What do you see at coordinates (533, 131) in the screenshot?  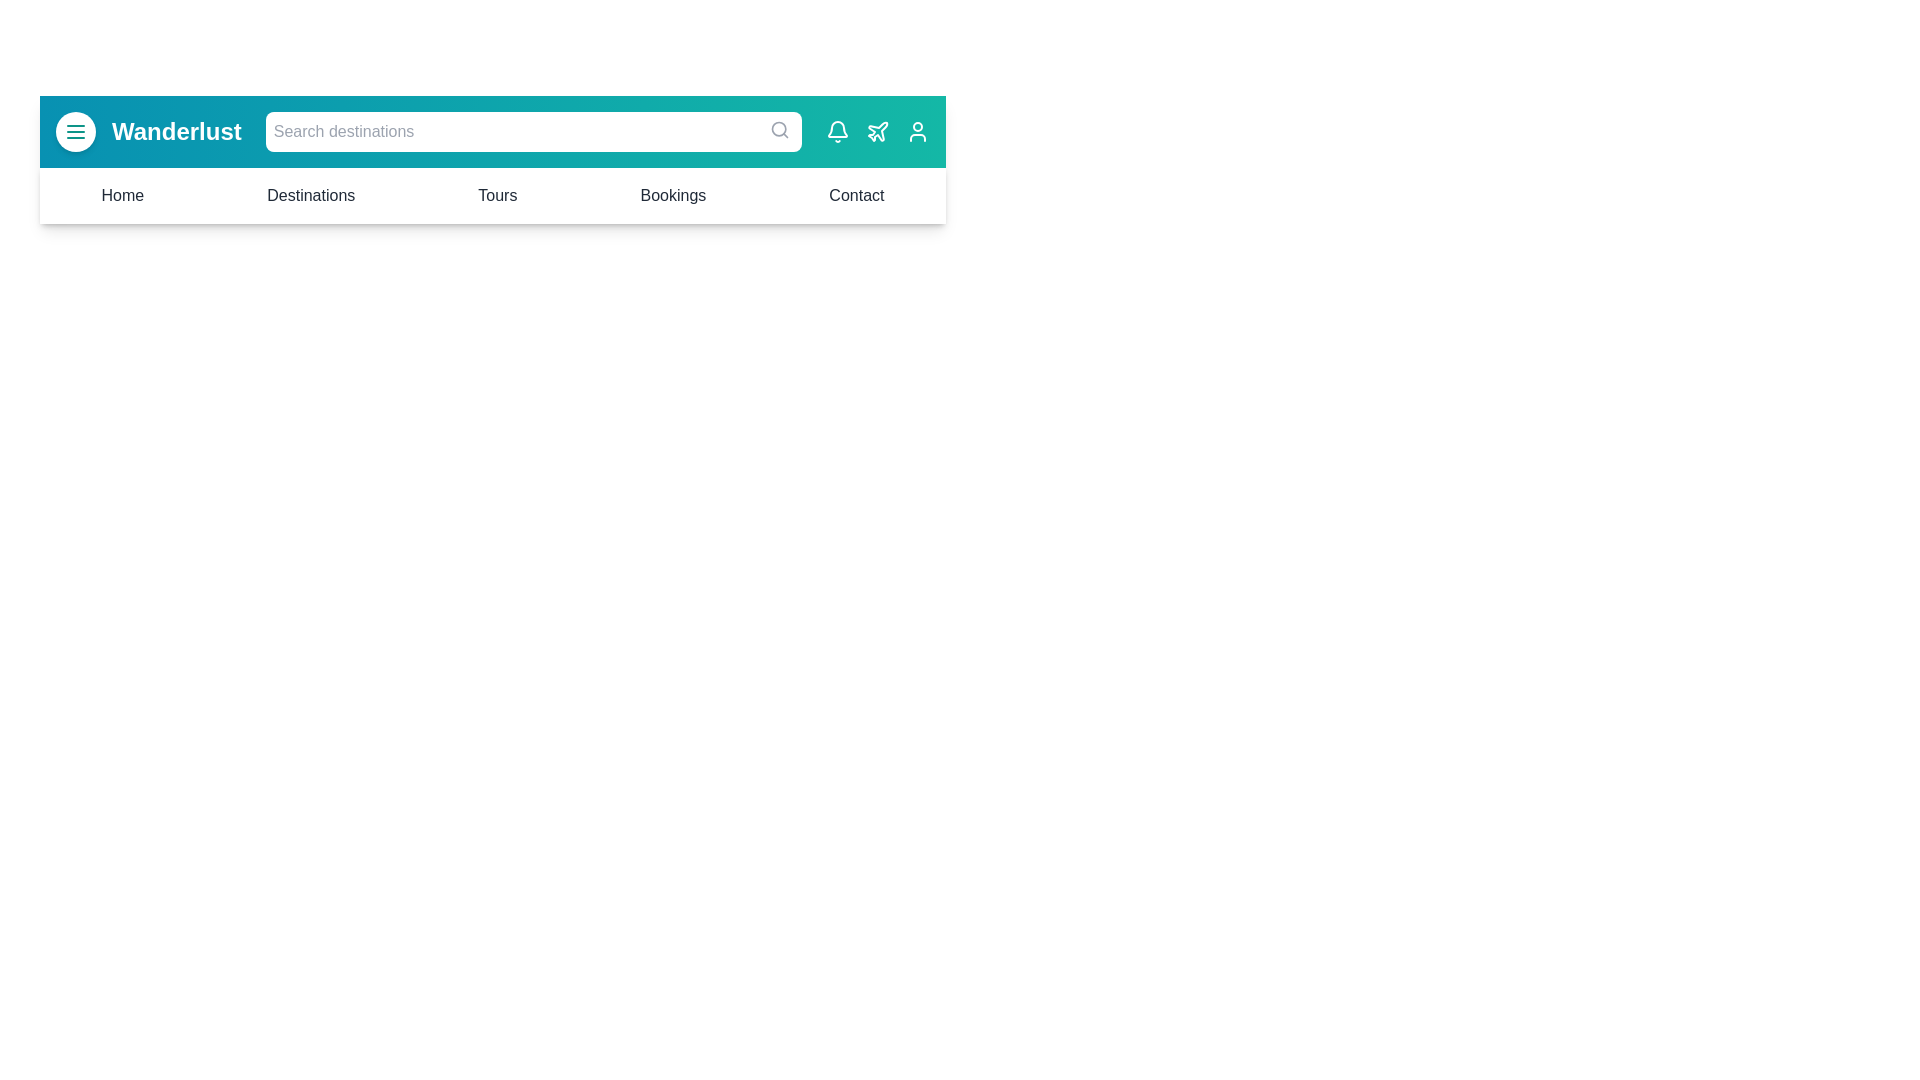 I see `the search bar to focus it` at bounding box center [533, 131].